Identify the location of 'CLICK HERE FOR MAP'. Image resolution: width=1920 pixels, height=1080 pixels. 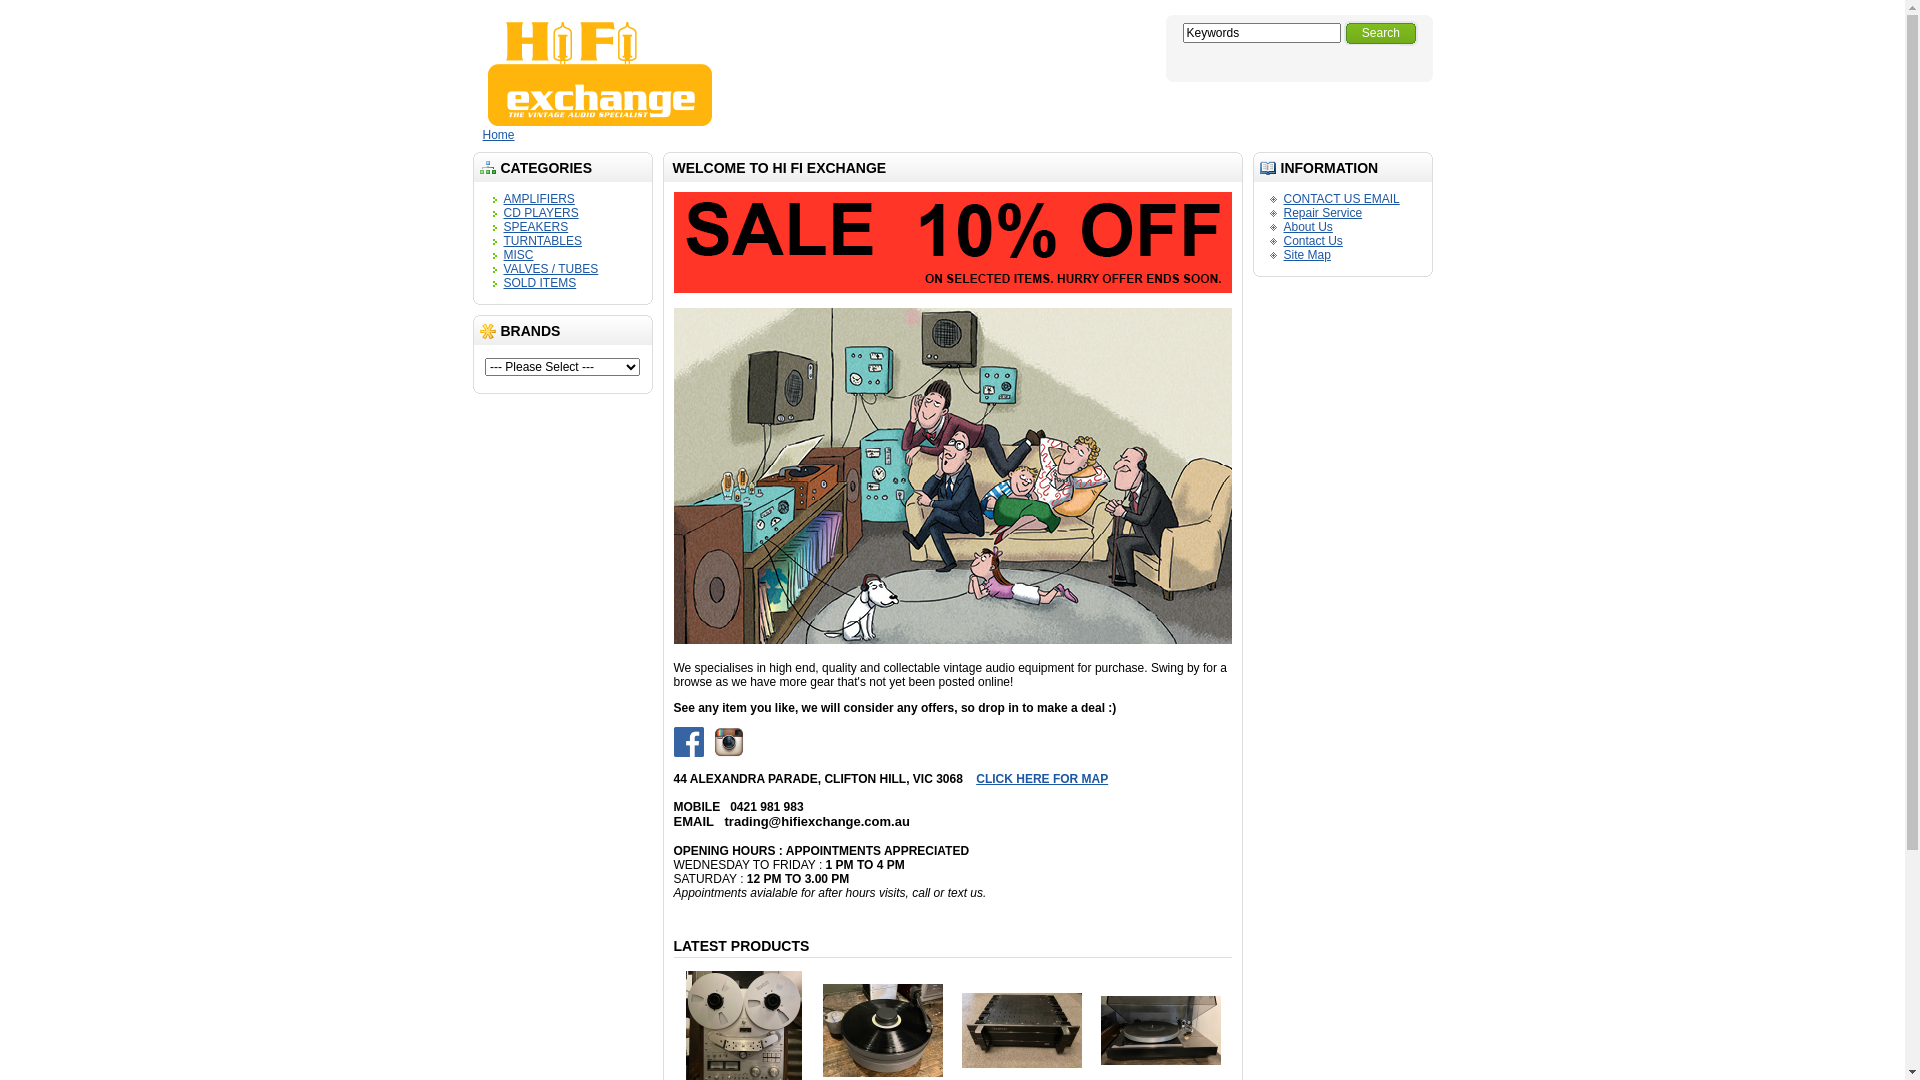
(1193, 785).